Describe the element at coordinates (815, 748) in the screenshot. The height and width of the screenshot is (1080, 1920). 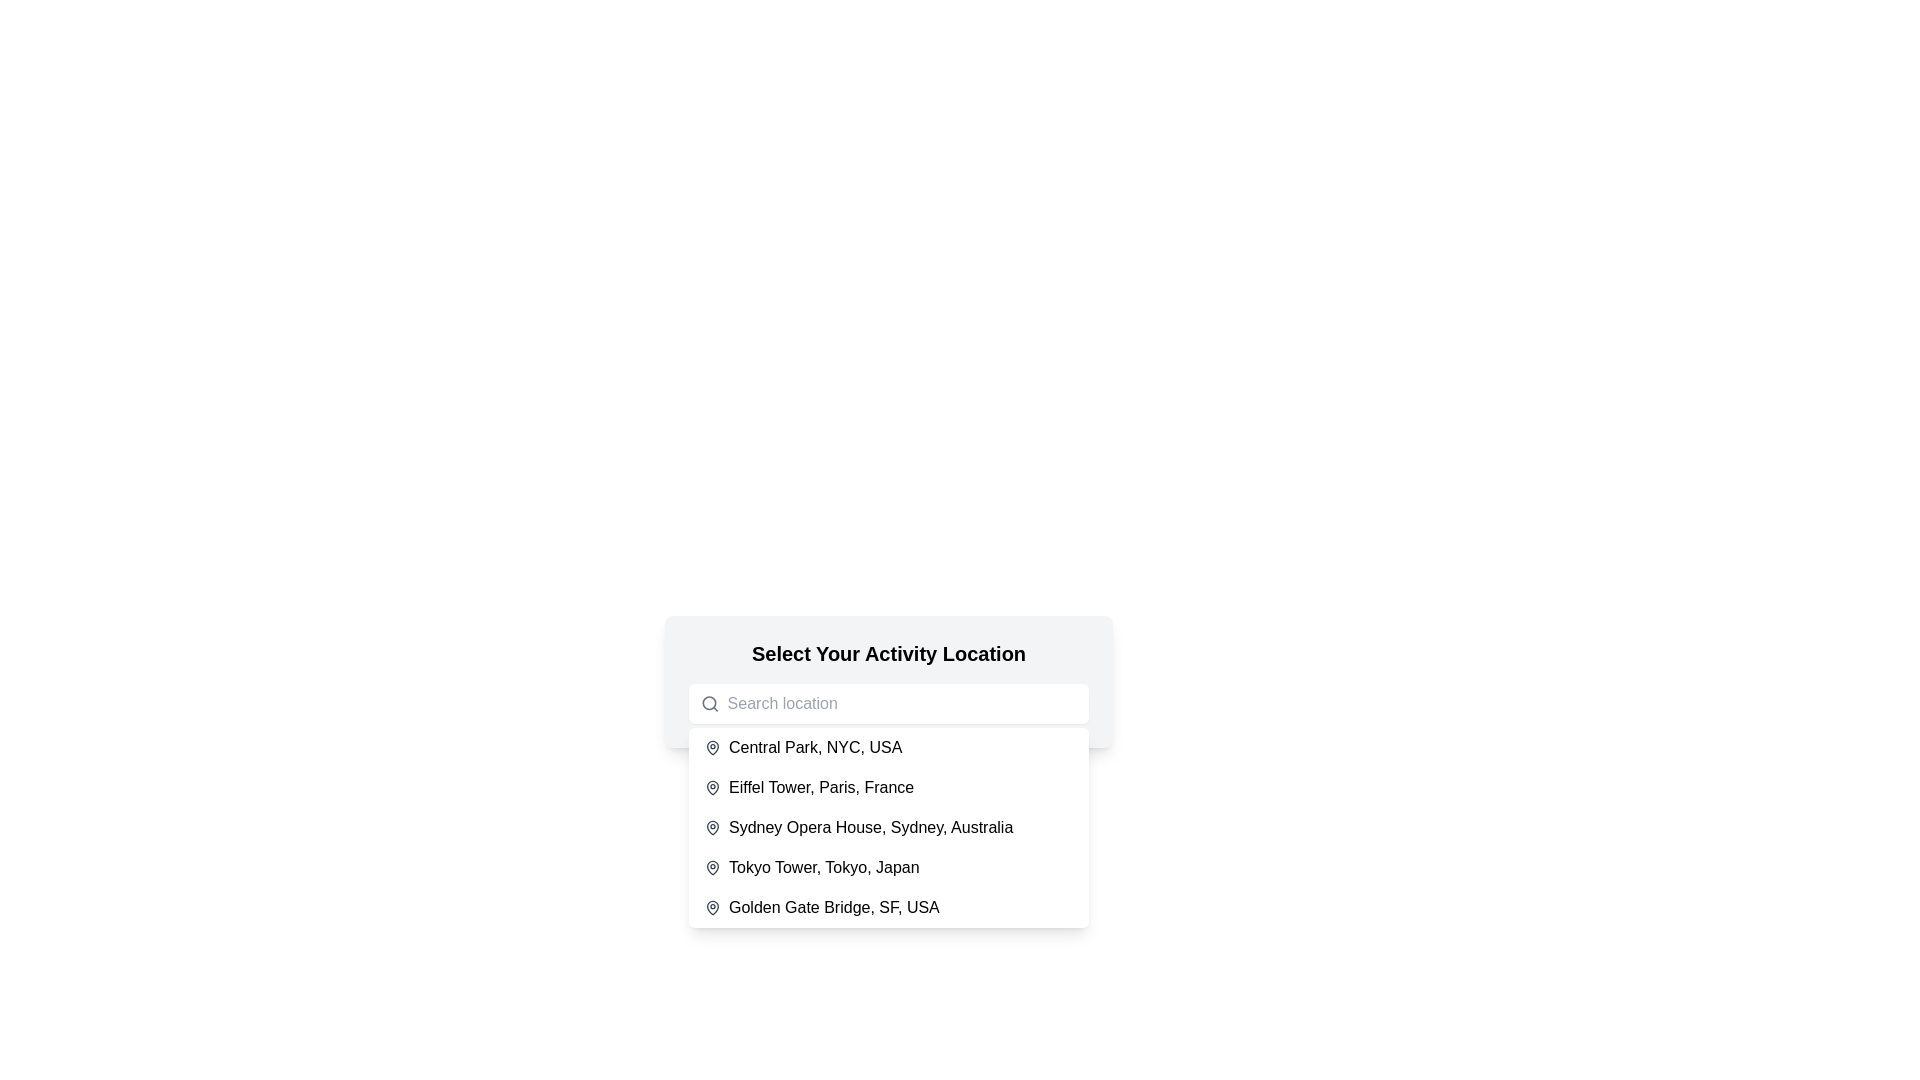
I see `the text label 'Central Park, NYC, USA' within the dropdown menu` at that location.